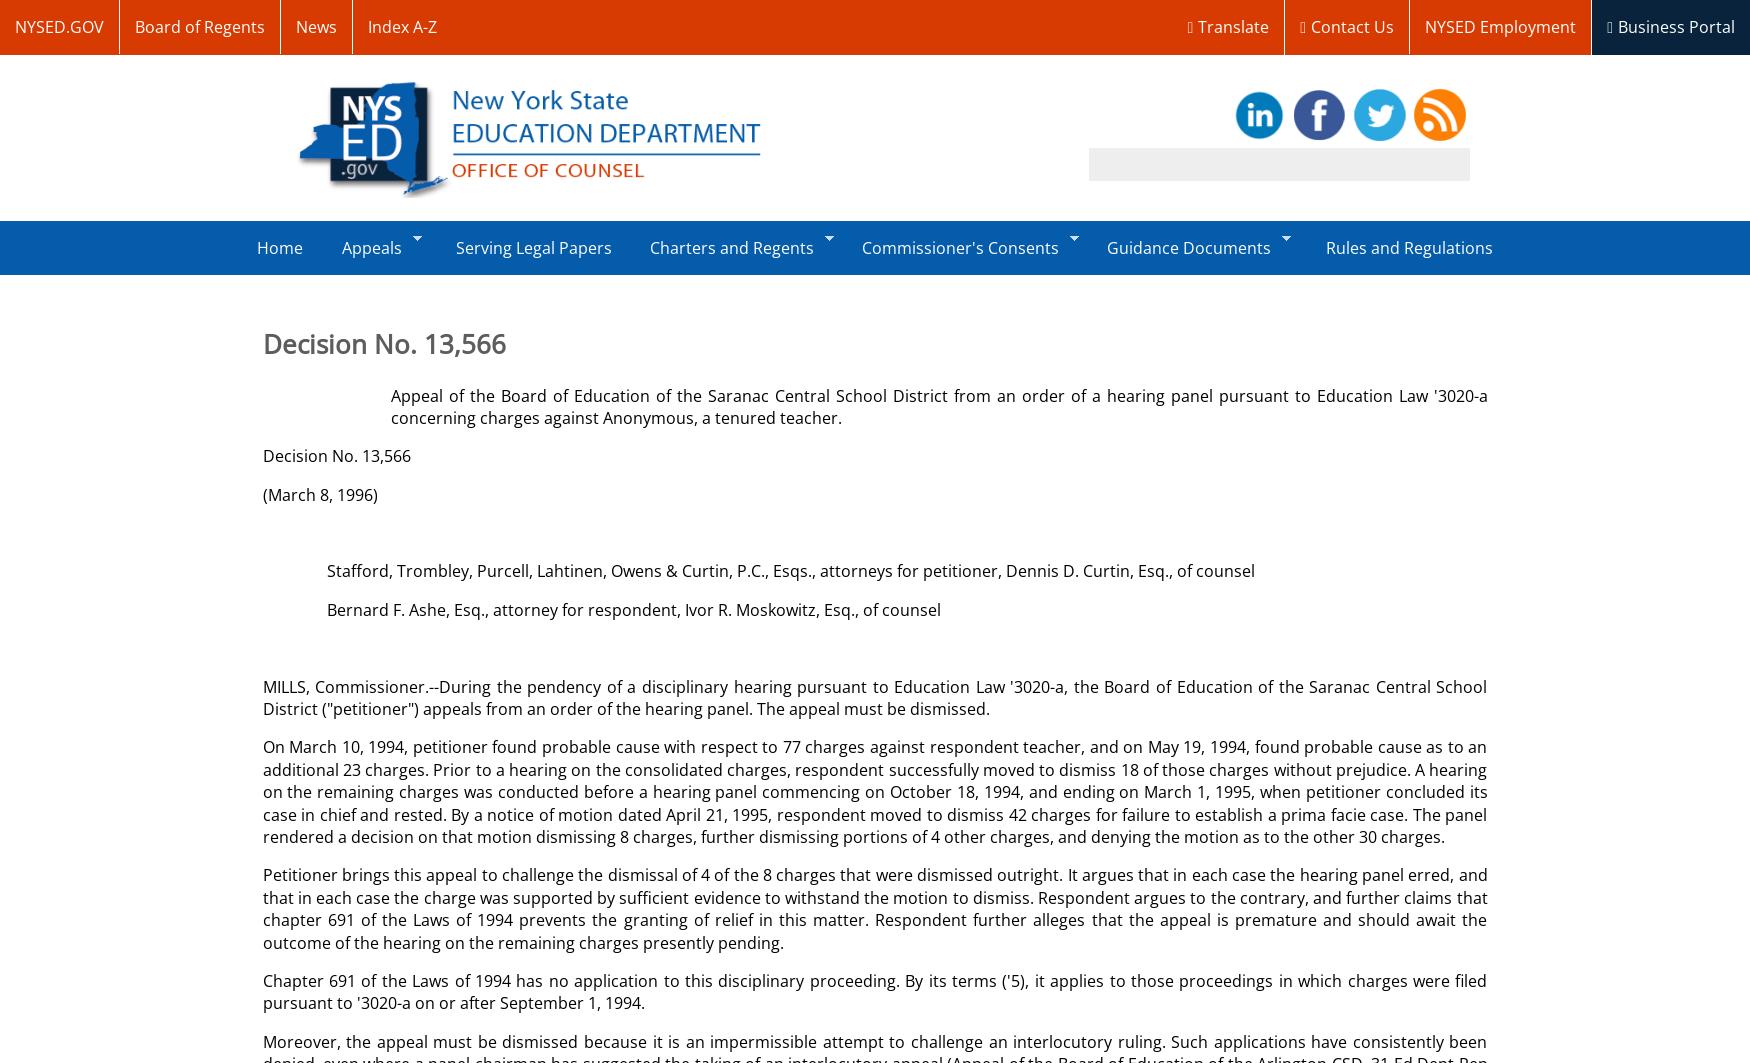  Describe the element at coordinates (648, 247) in the screenshot. I see `'Charters and Regents'` at that location.